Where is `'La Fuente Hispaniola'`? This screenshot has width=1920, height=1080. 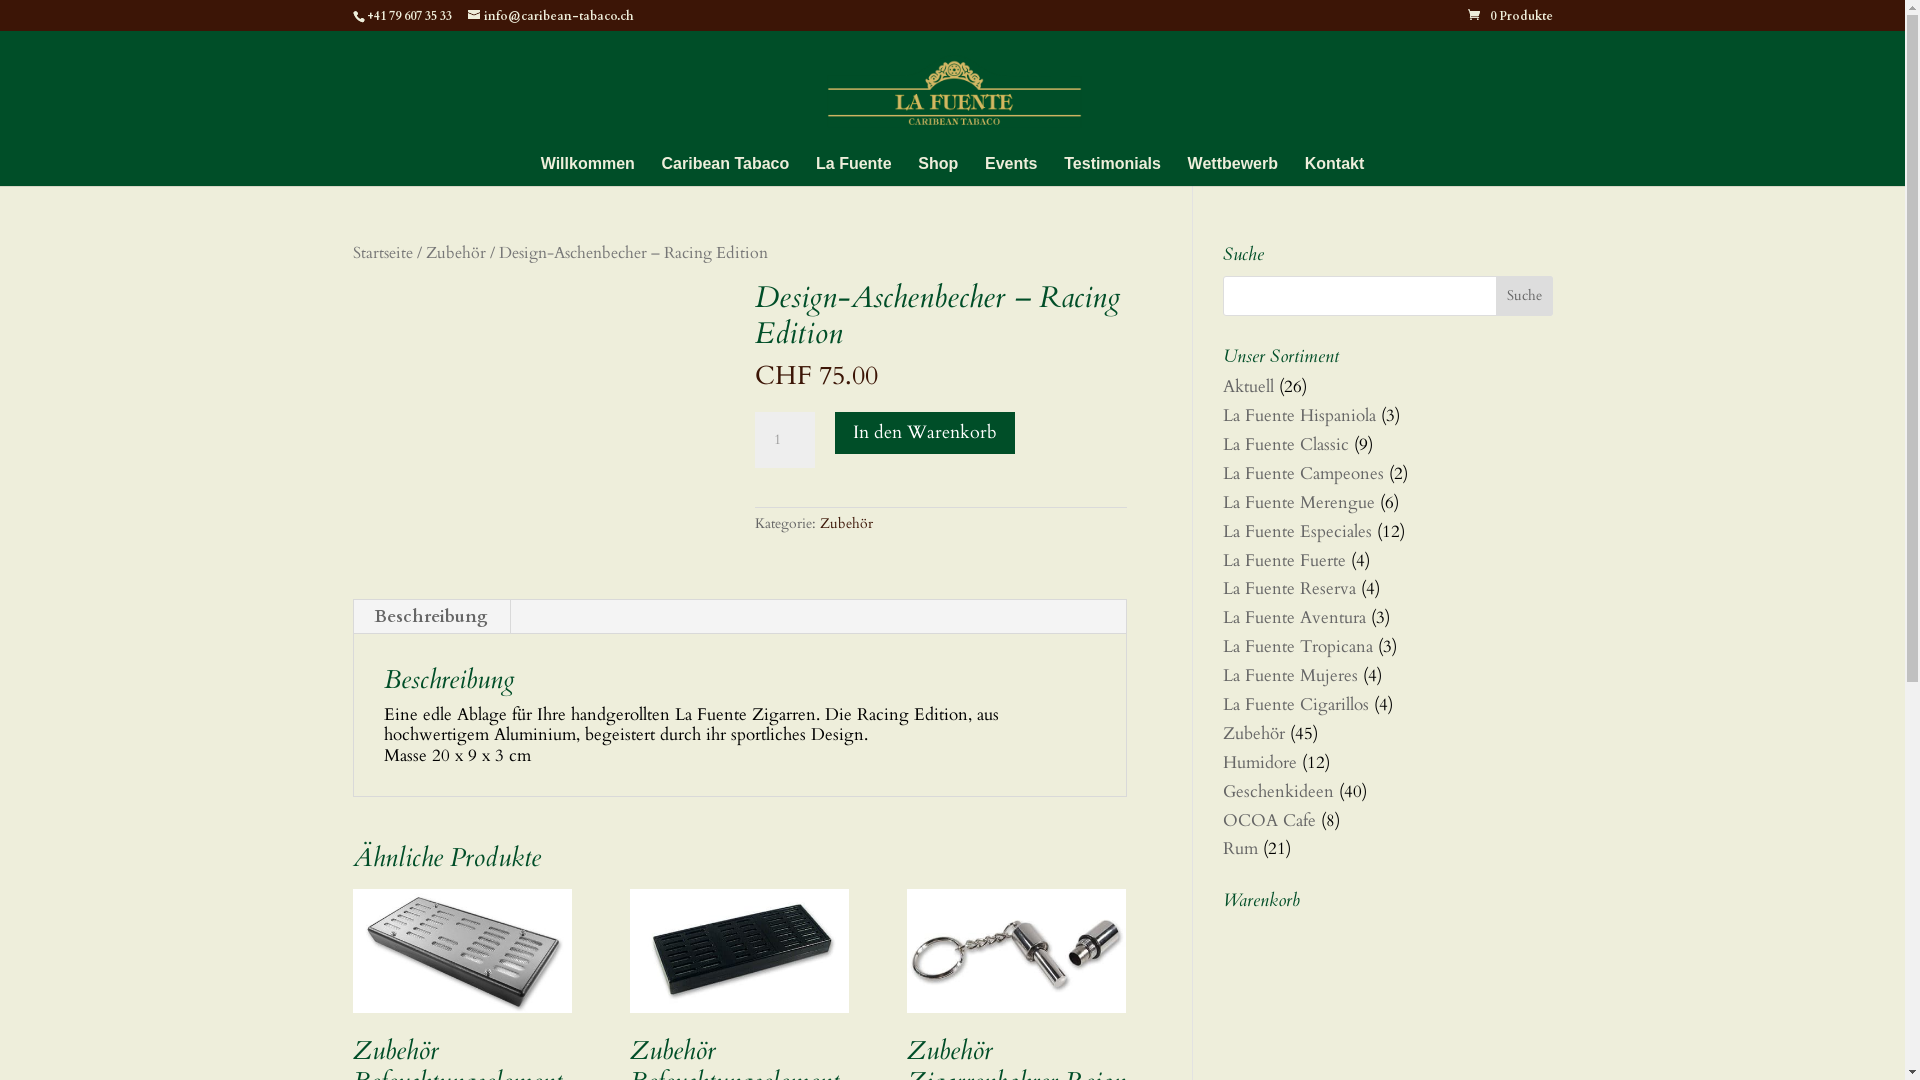 'La Fuente Hispaniola' is located at coordinates (1298, 414).